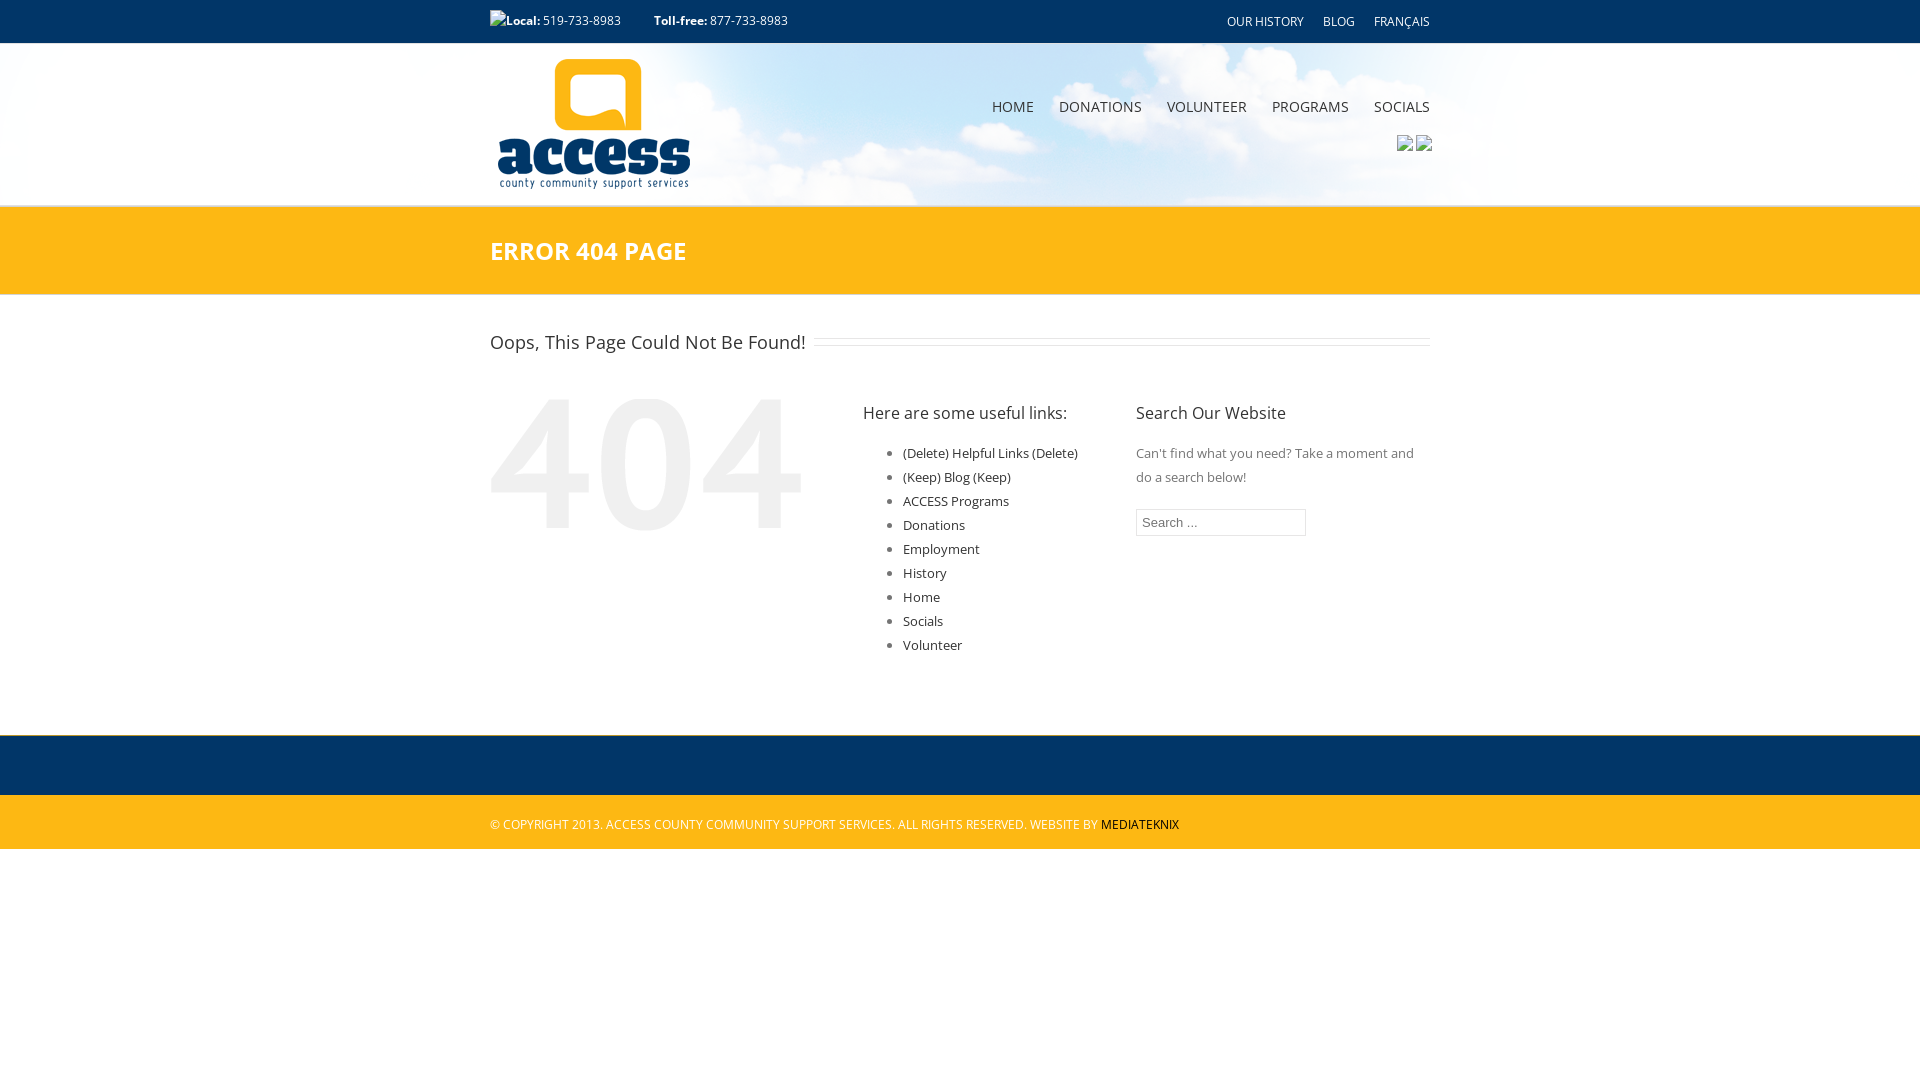 Image resolution: width=1920 pixels, height=1080 pixels. What do you see at coordinates (901, 596) in the screenshot?
I see `'Home'` at bounding box center [901, 596].